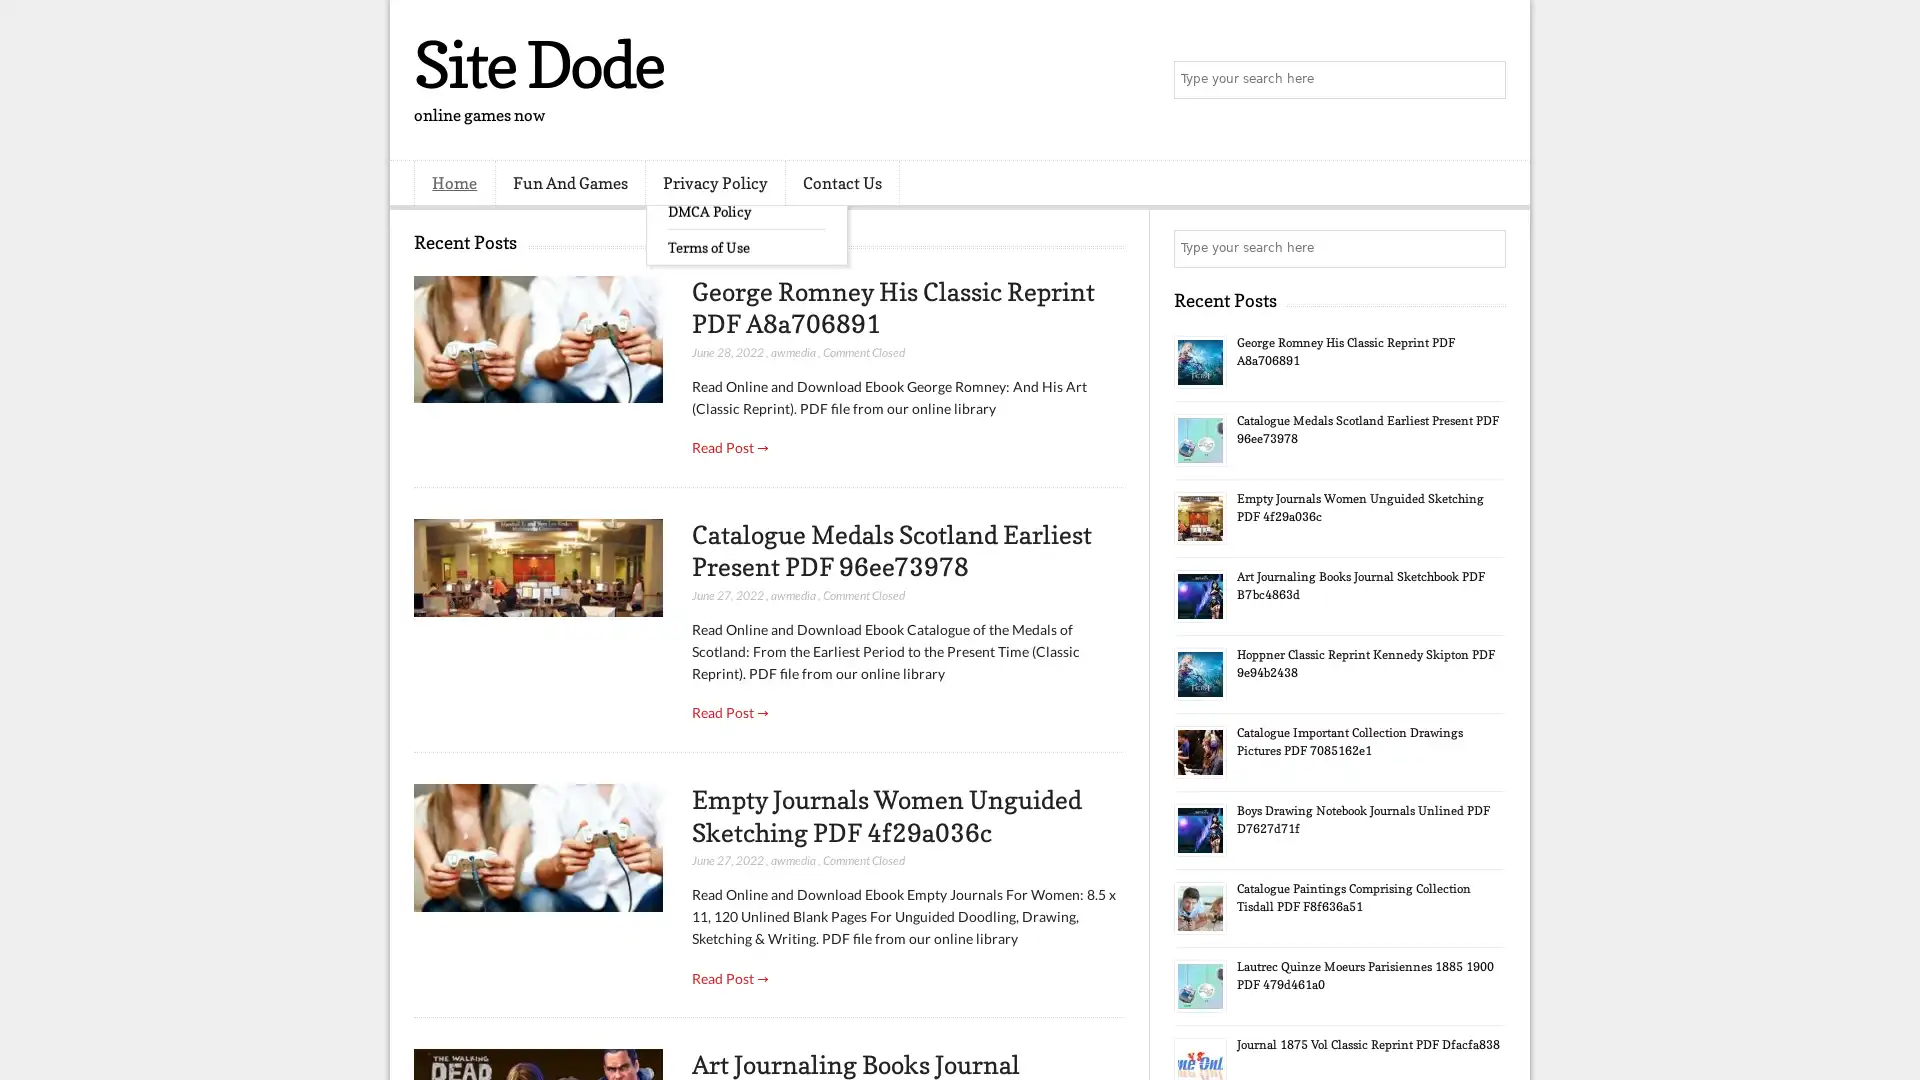 This screenshot has height=1080, width=1920. I want to click on Search, so click(1485, 248).